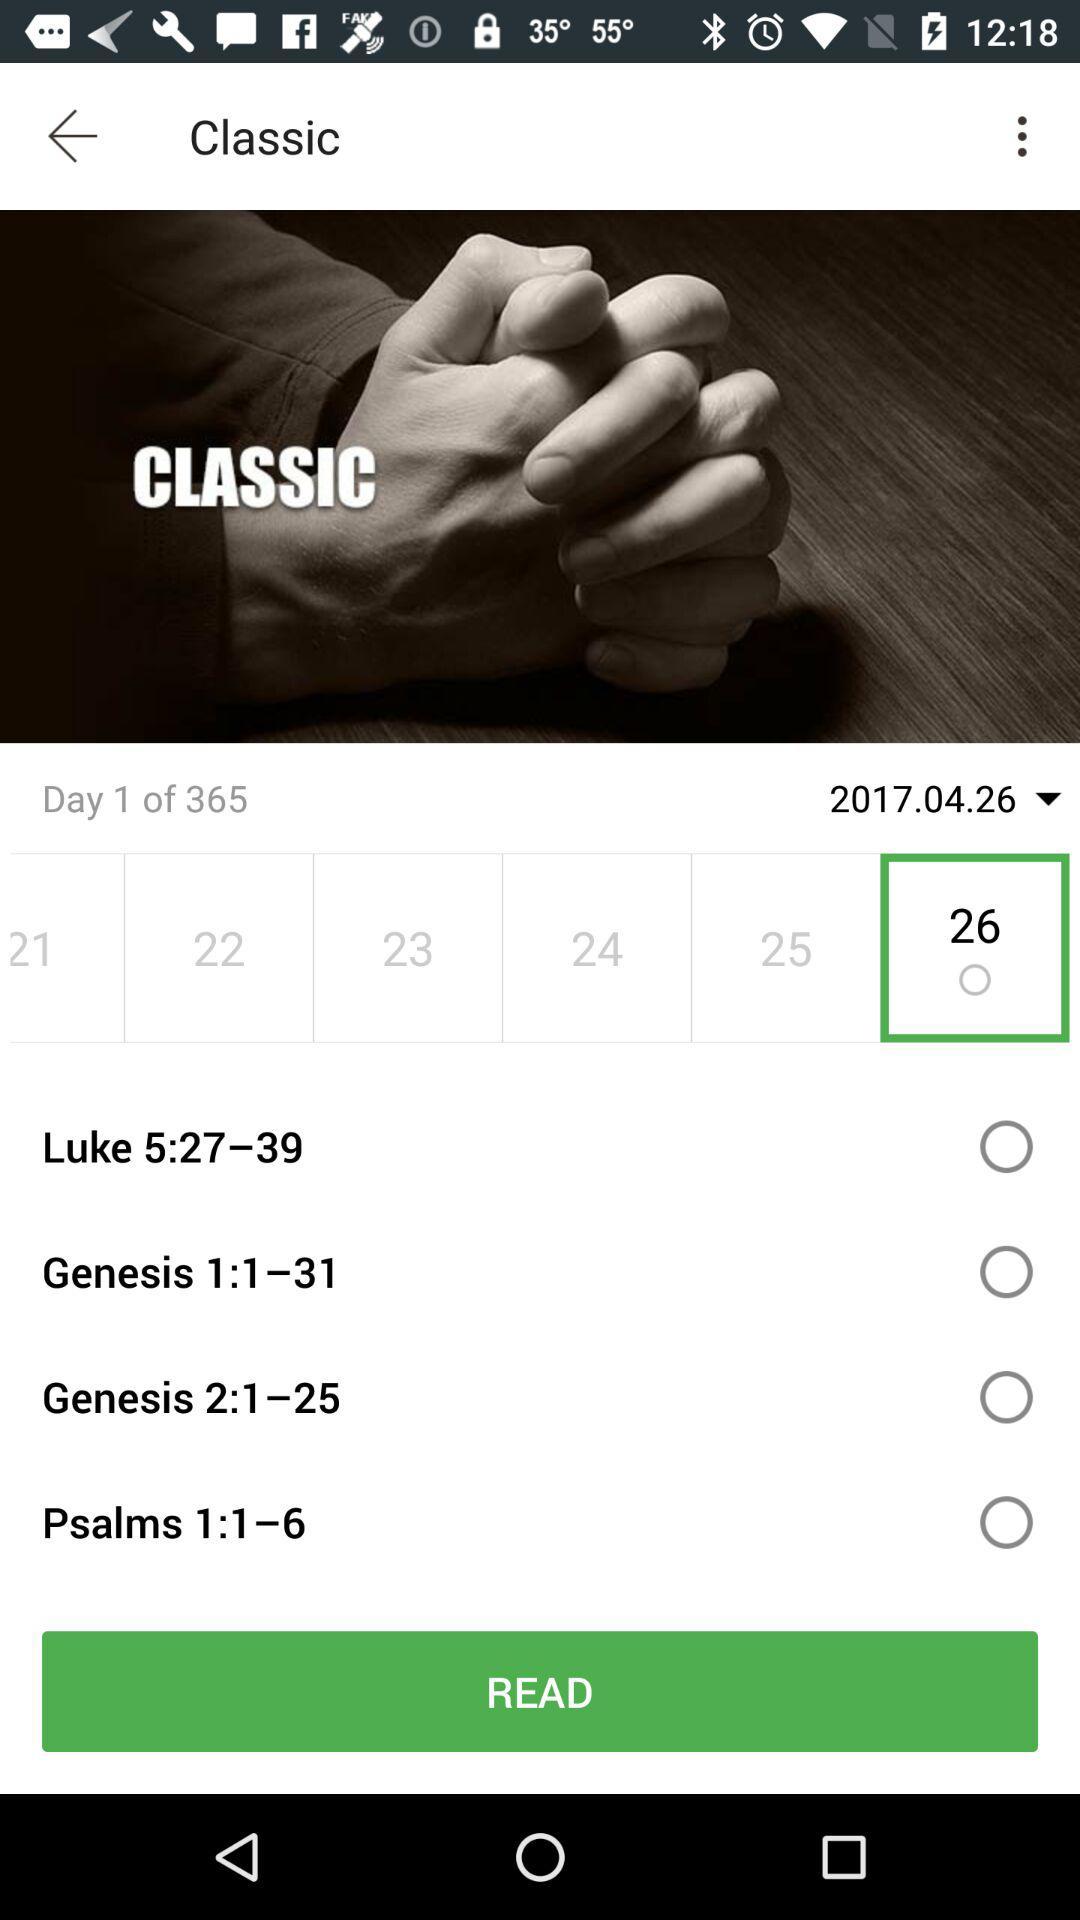 The height and width of the screenshot is (1920, 1080). I want to click on genesis 2:1-25, so click(1006, 1396).